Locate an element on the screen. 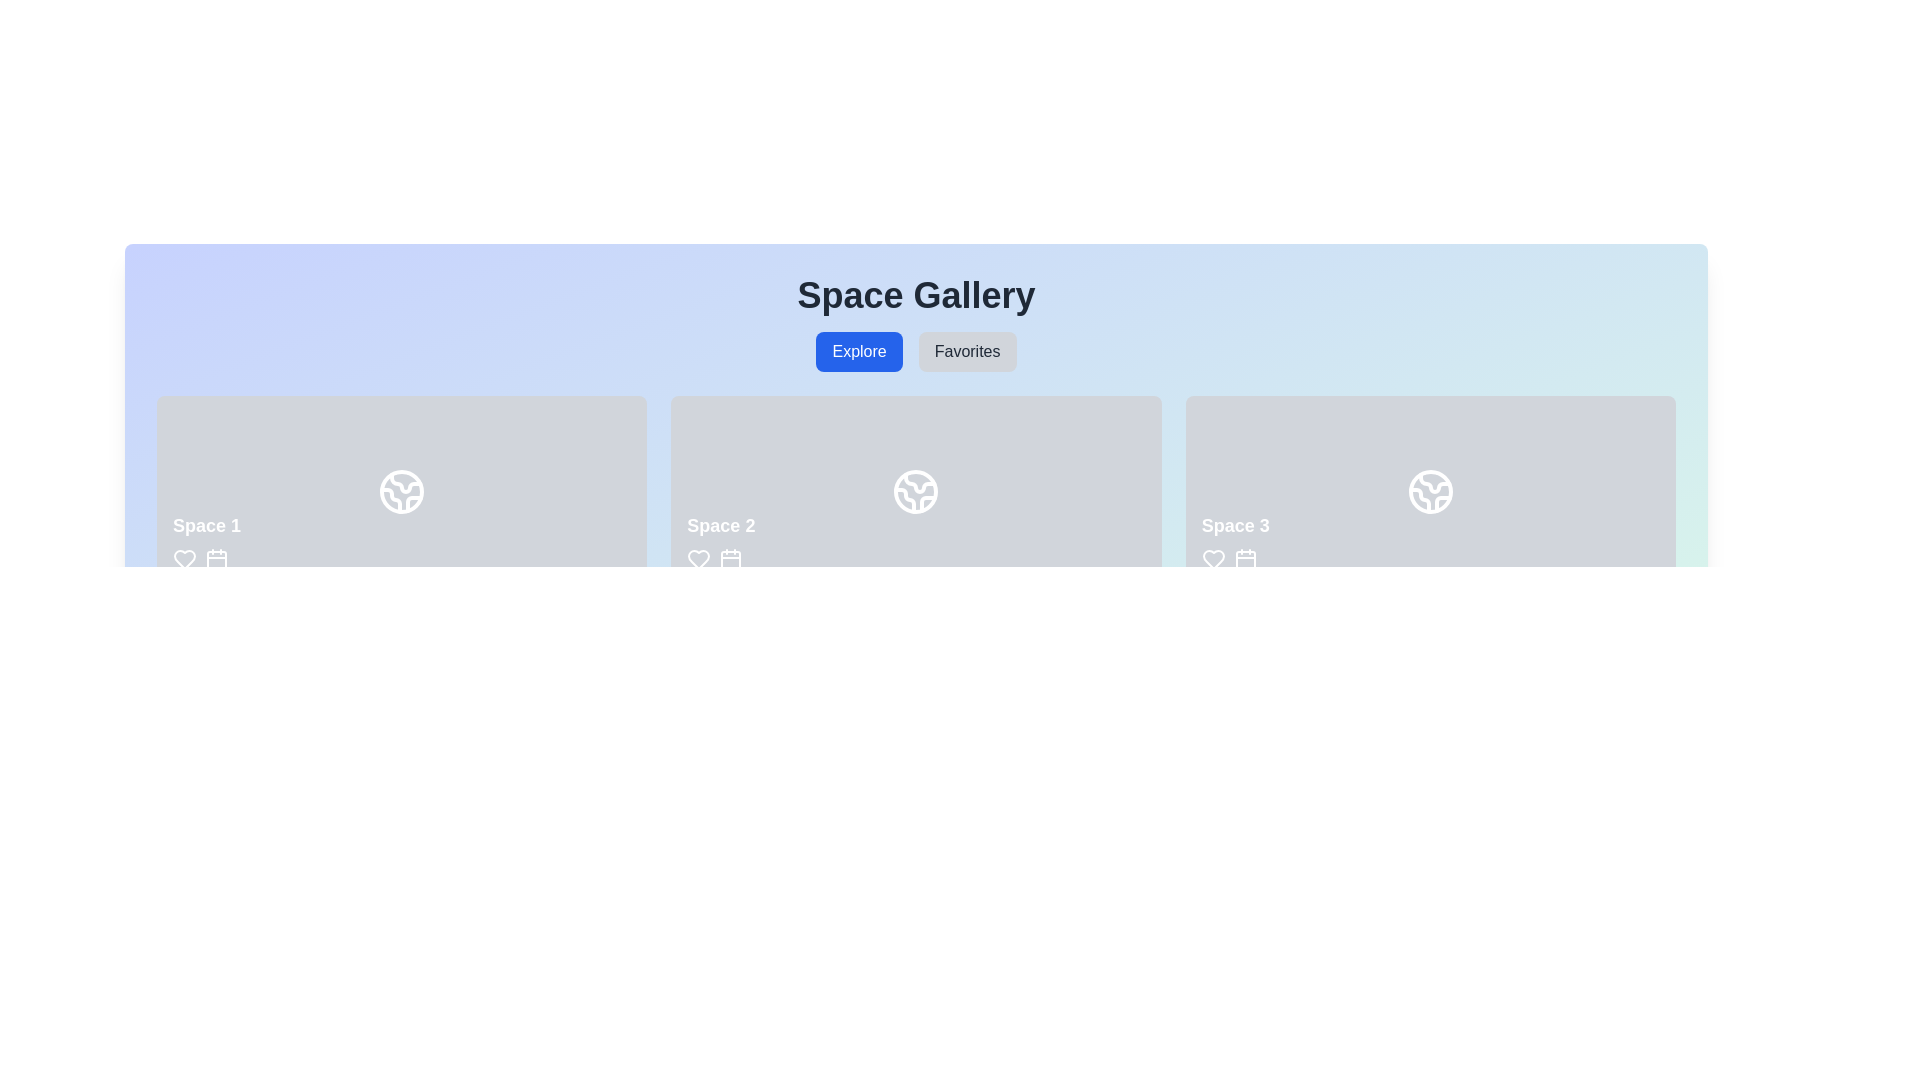 Image resolution: width=1920 pixels, height=1080 pixels. the round globe icon with a white outline and curved segments, located in the third card from the left in a horizontally aligned grid of cards is located at coordinates (1429, 492).